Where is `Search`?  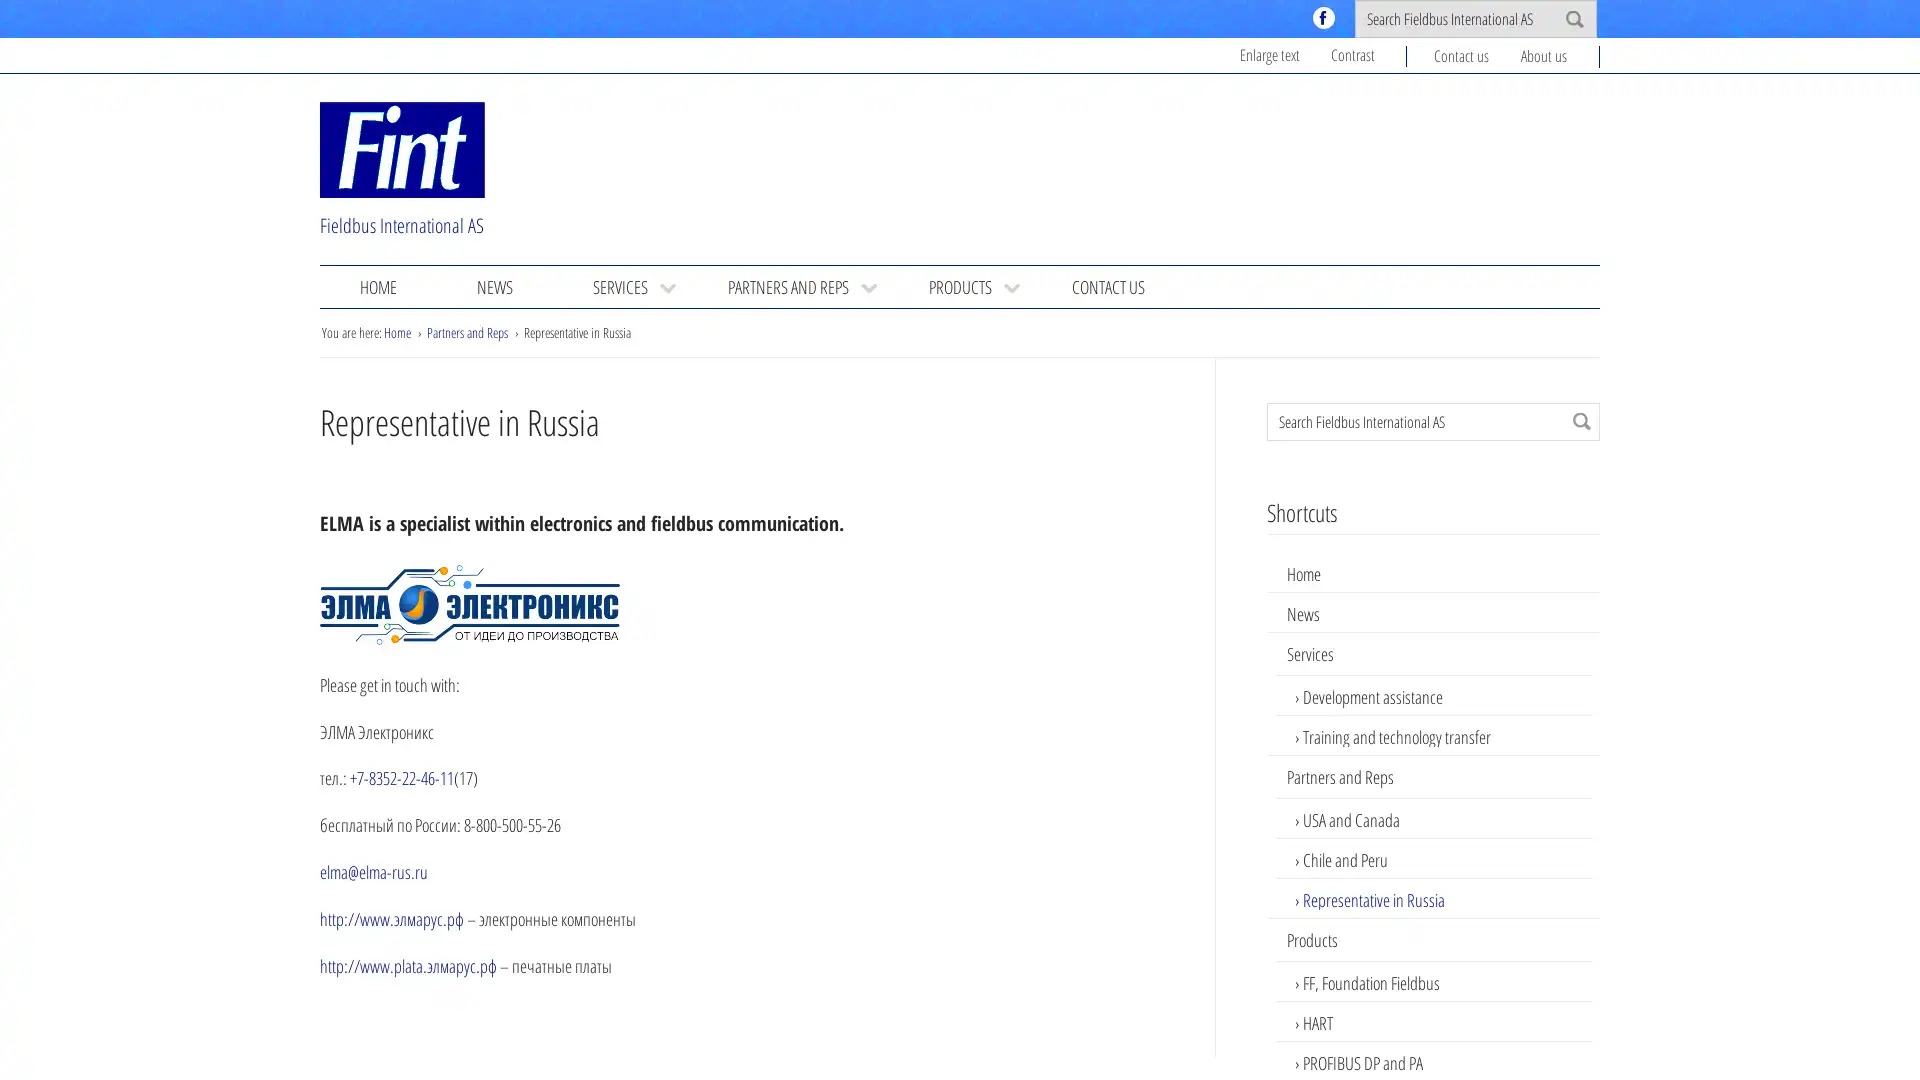 Search is located at coordinates (1573, 19).